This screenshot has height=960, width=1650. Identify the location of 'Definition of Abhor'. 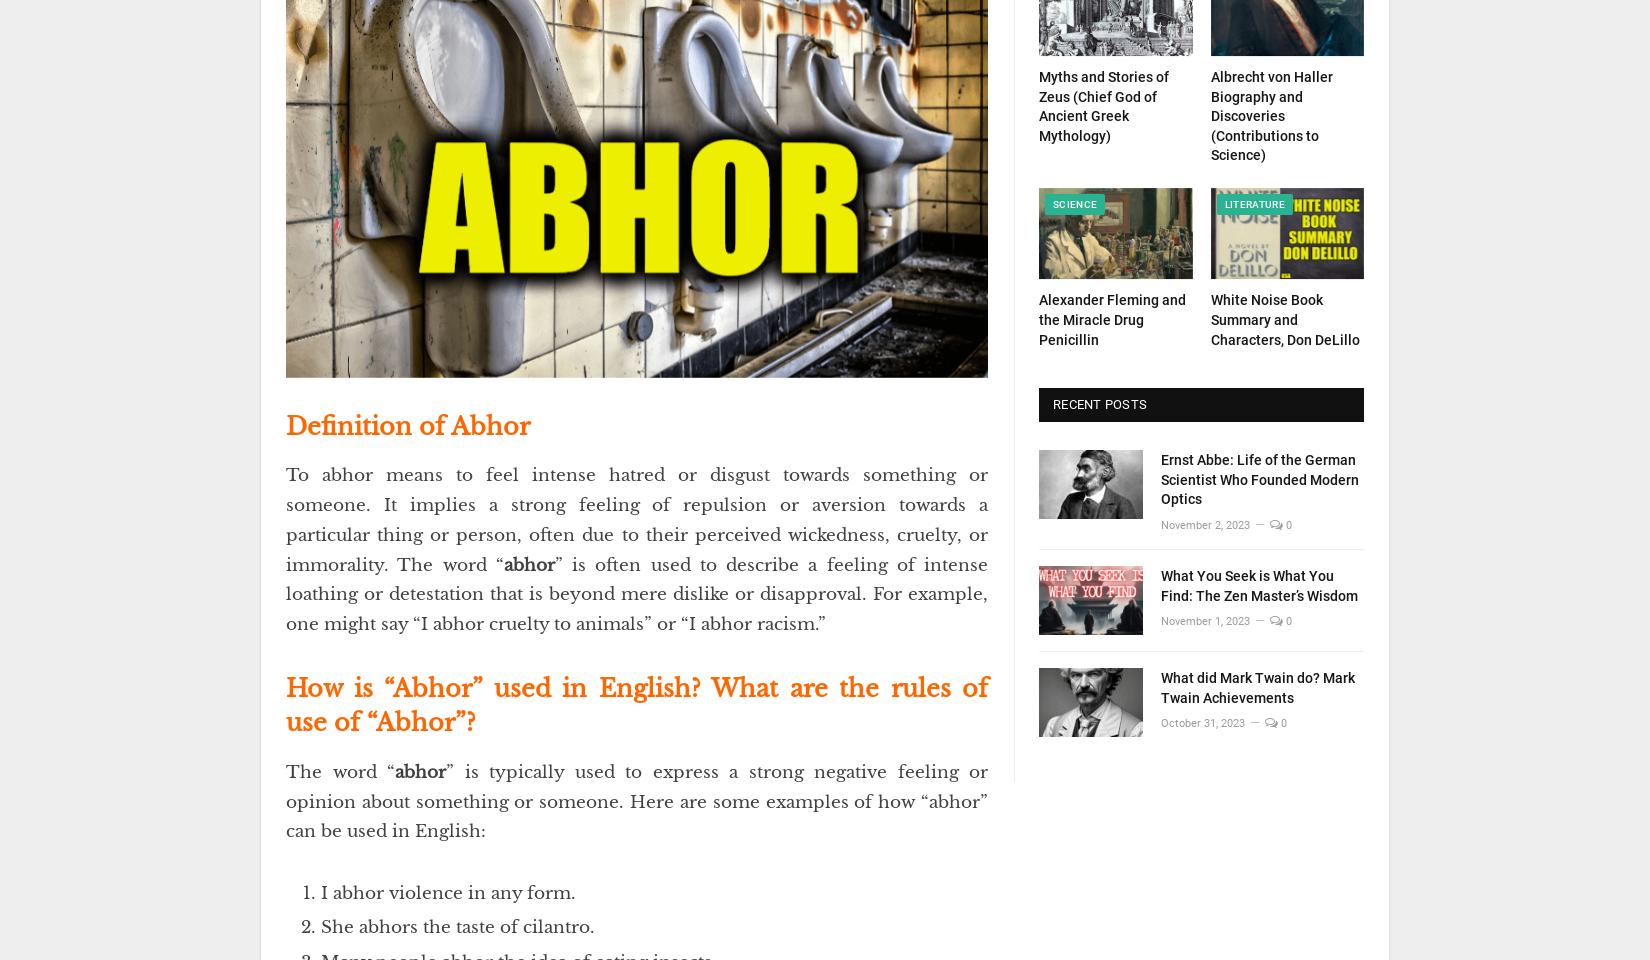
(408, 425).